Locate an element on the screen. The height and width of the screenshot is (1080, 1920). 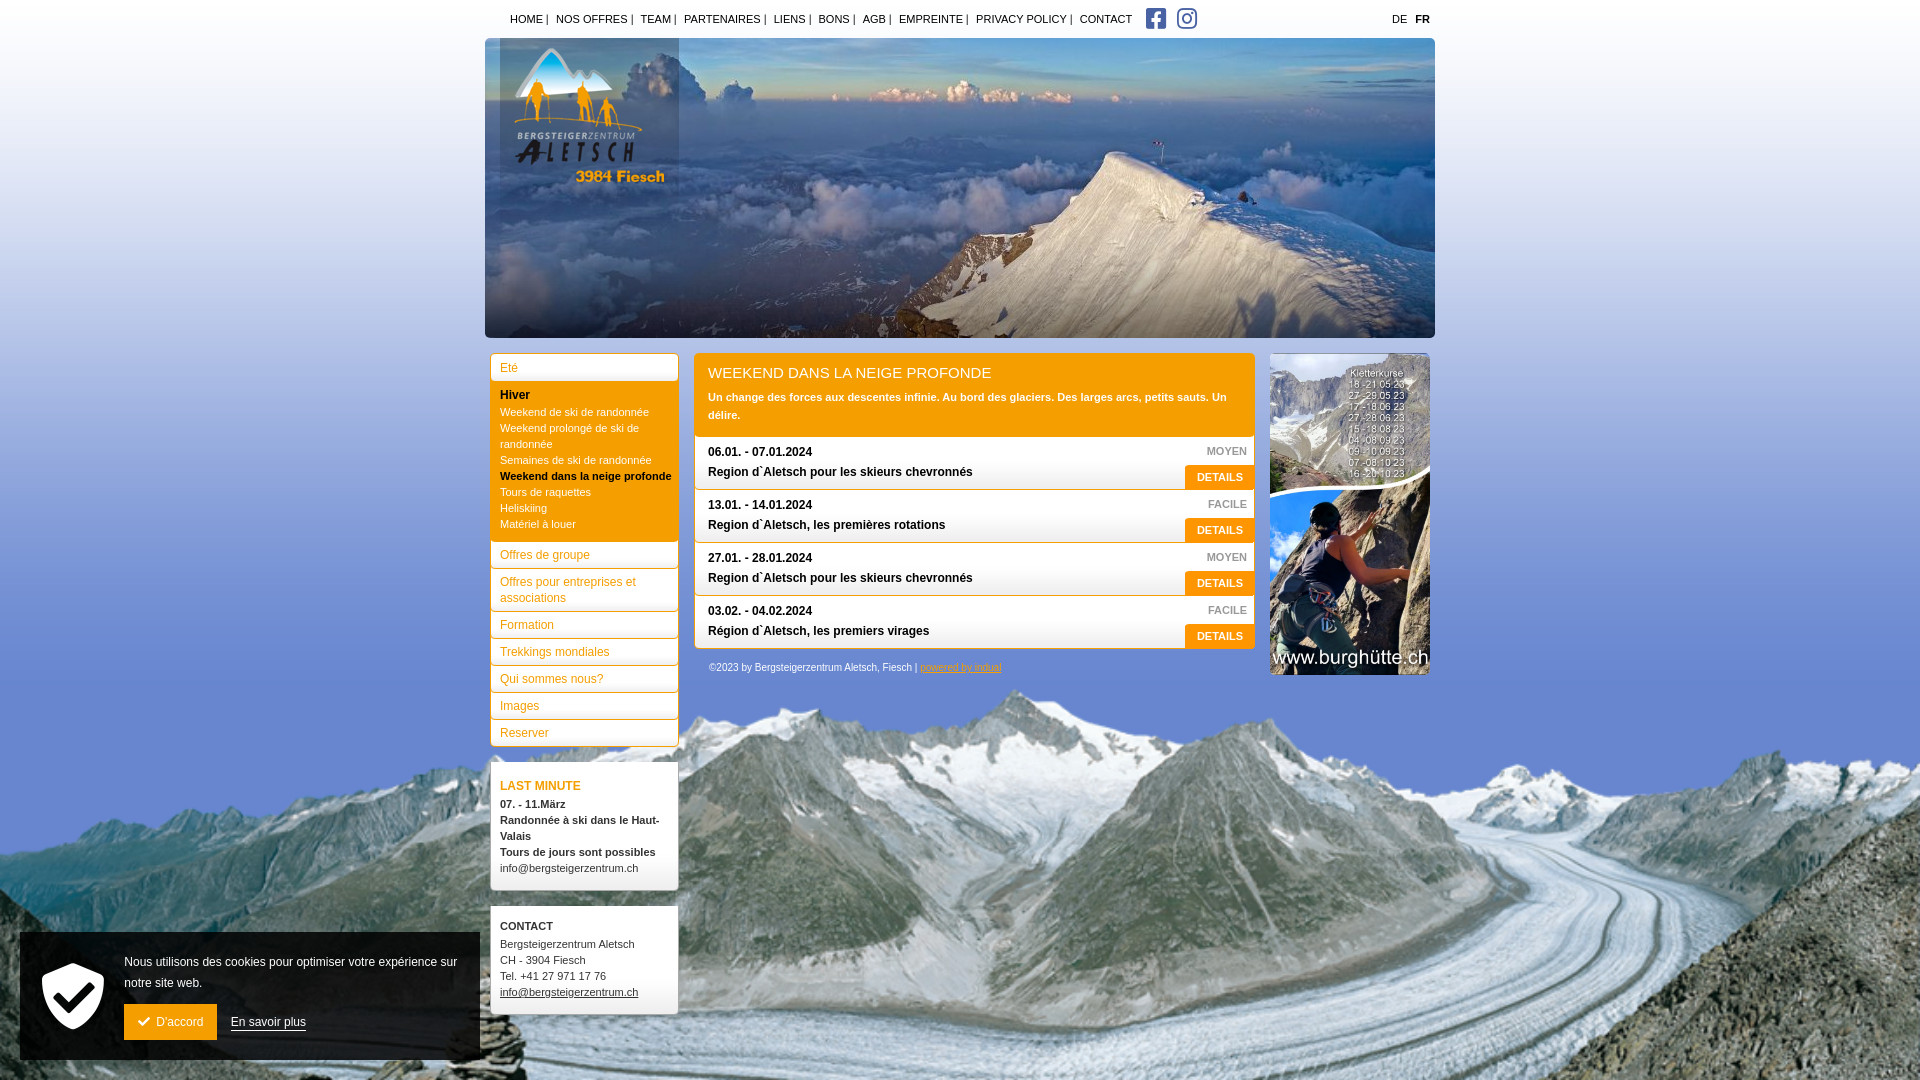
'BONS' is located at coordinates (807, 19).